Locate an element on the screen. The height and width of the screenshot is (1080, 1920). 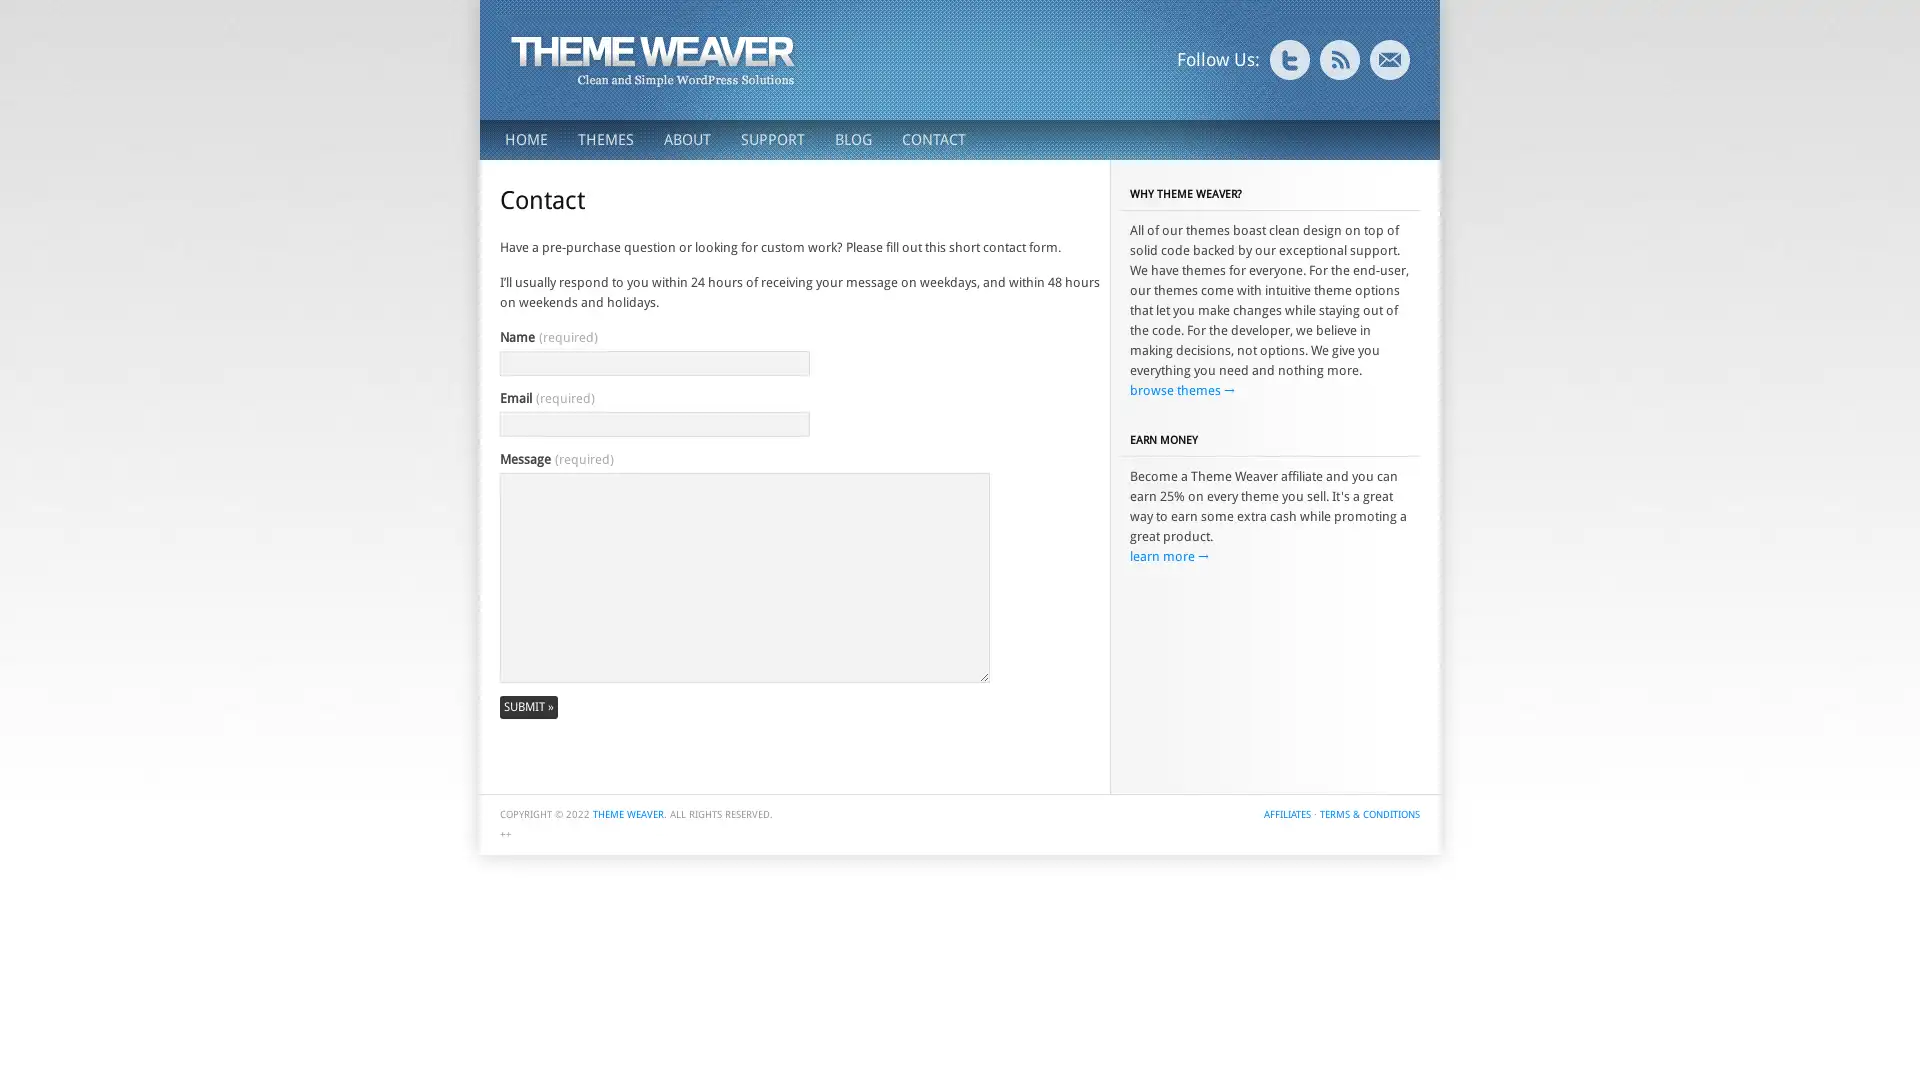
Submit is located at coordinates (528, 705).